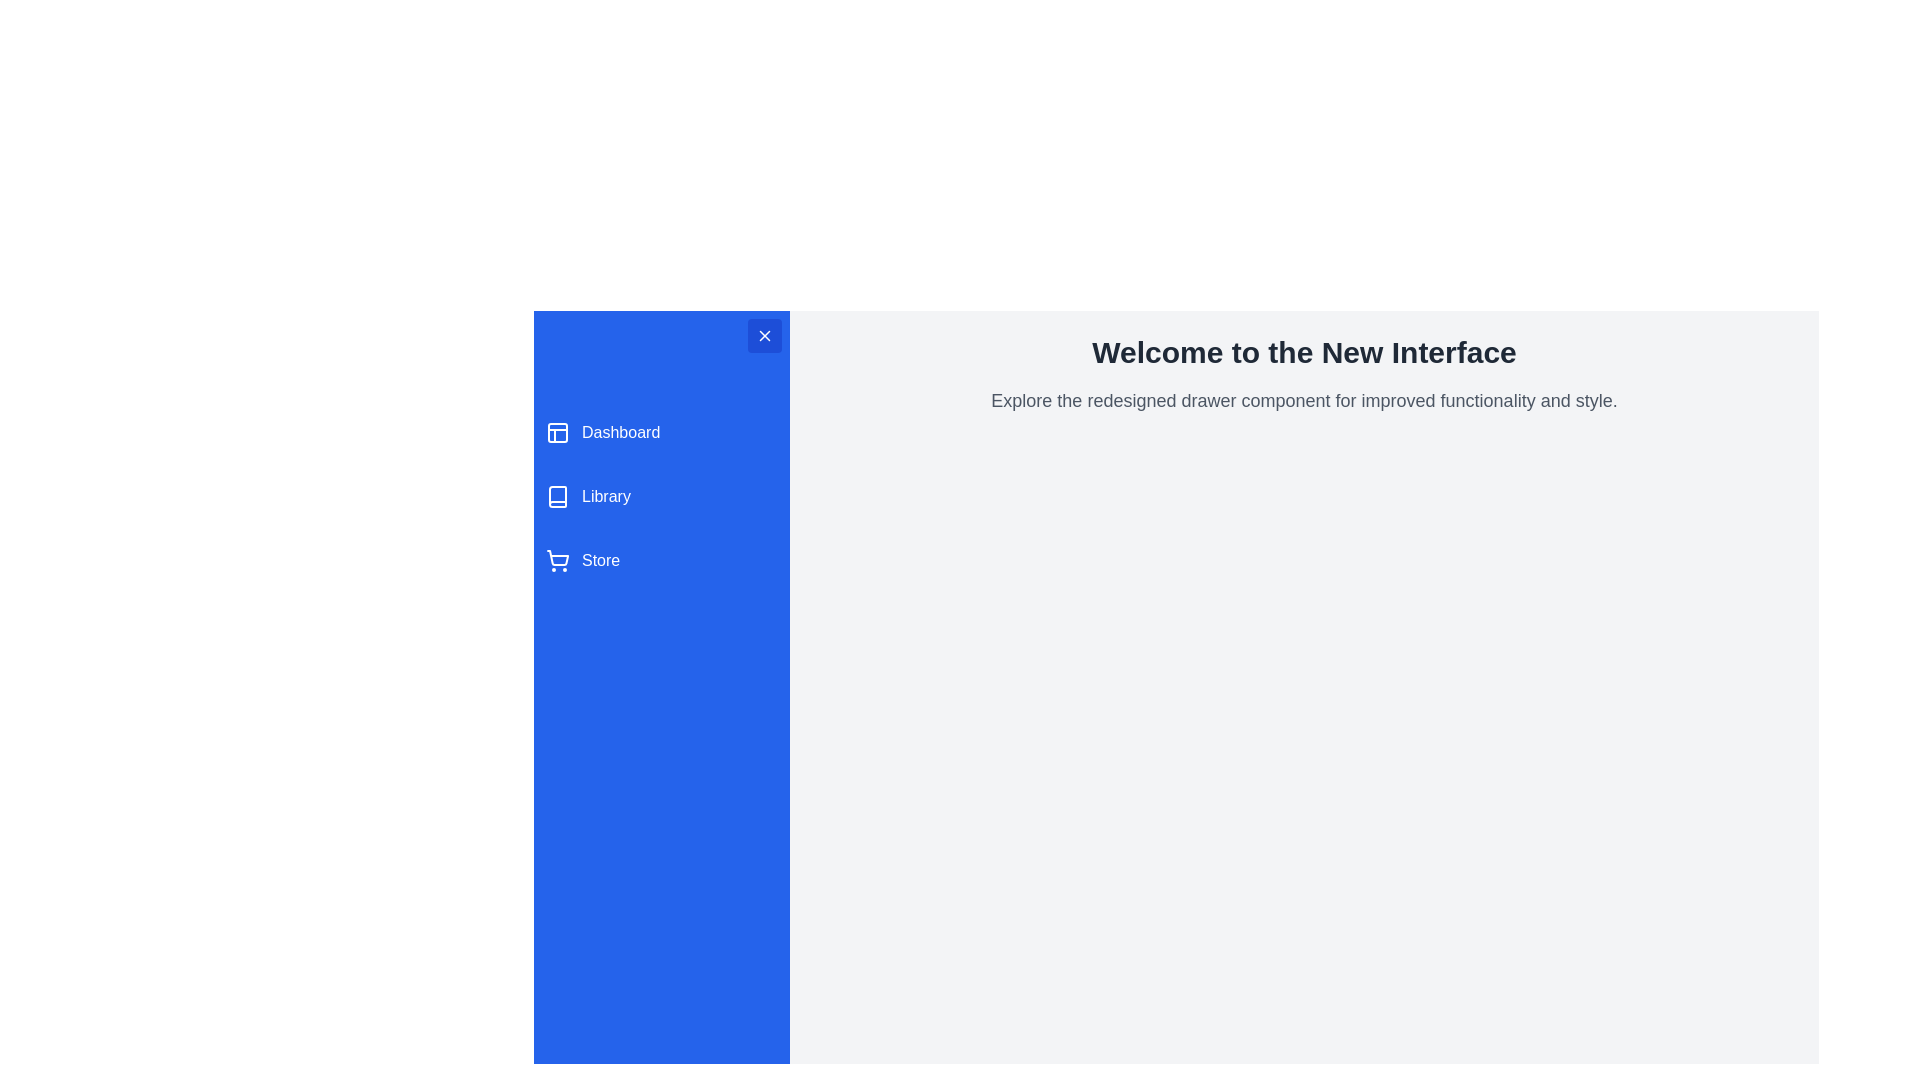 The image size is (1920, 1080). I want to click on the blue panel layout icon located to the left of the 'Dashboard' text in the sidebar menu, so click(557, 431).